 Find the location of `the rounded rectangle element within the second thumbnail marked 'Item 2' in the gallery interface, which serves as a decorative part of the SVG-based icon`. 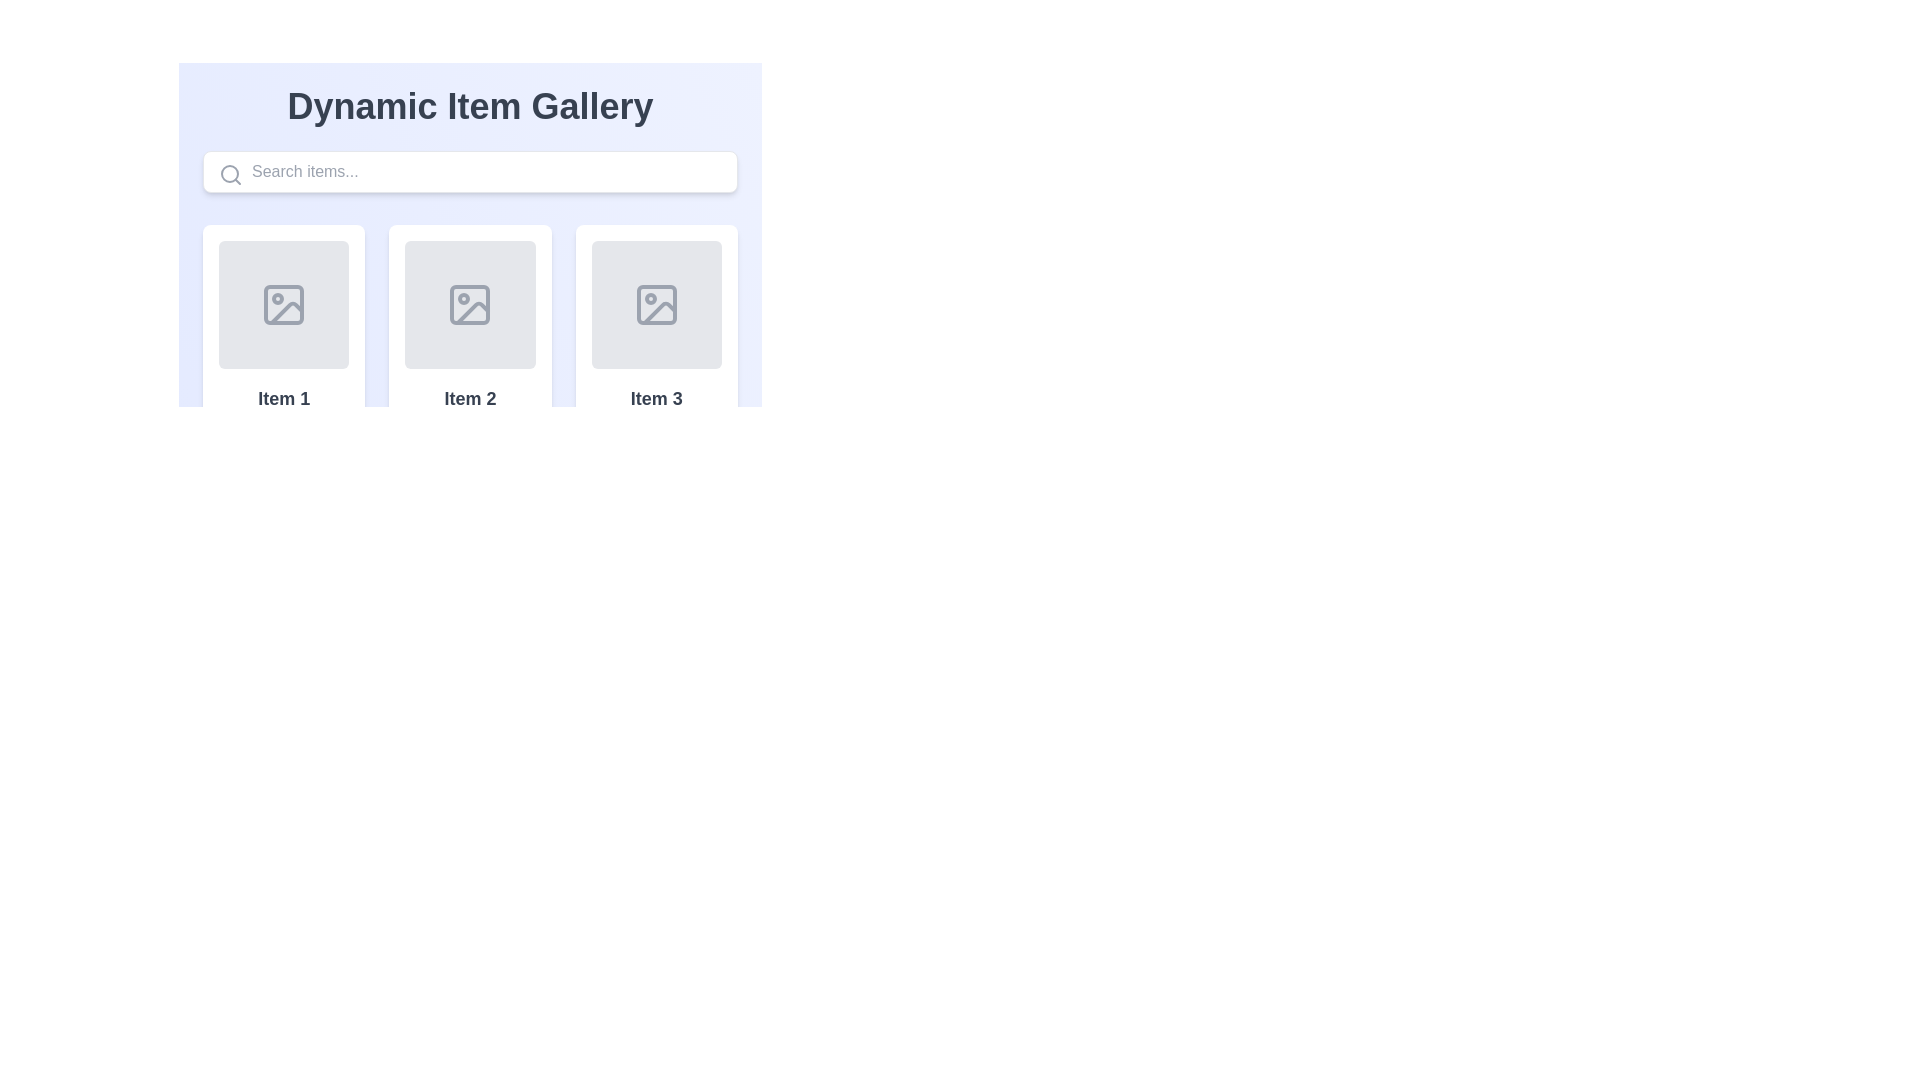

the rounded rectangle element within the second thumbnail marked 'Item 2' in the gallery interface, which serves as a decorative part of the SVG-based icon is located at coordinates (469, 304).